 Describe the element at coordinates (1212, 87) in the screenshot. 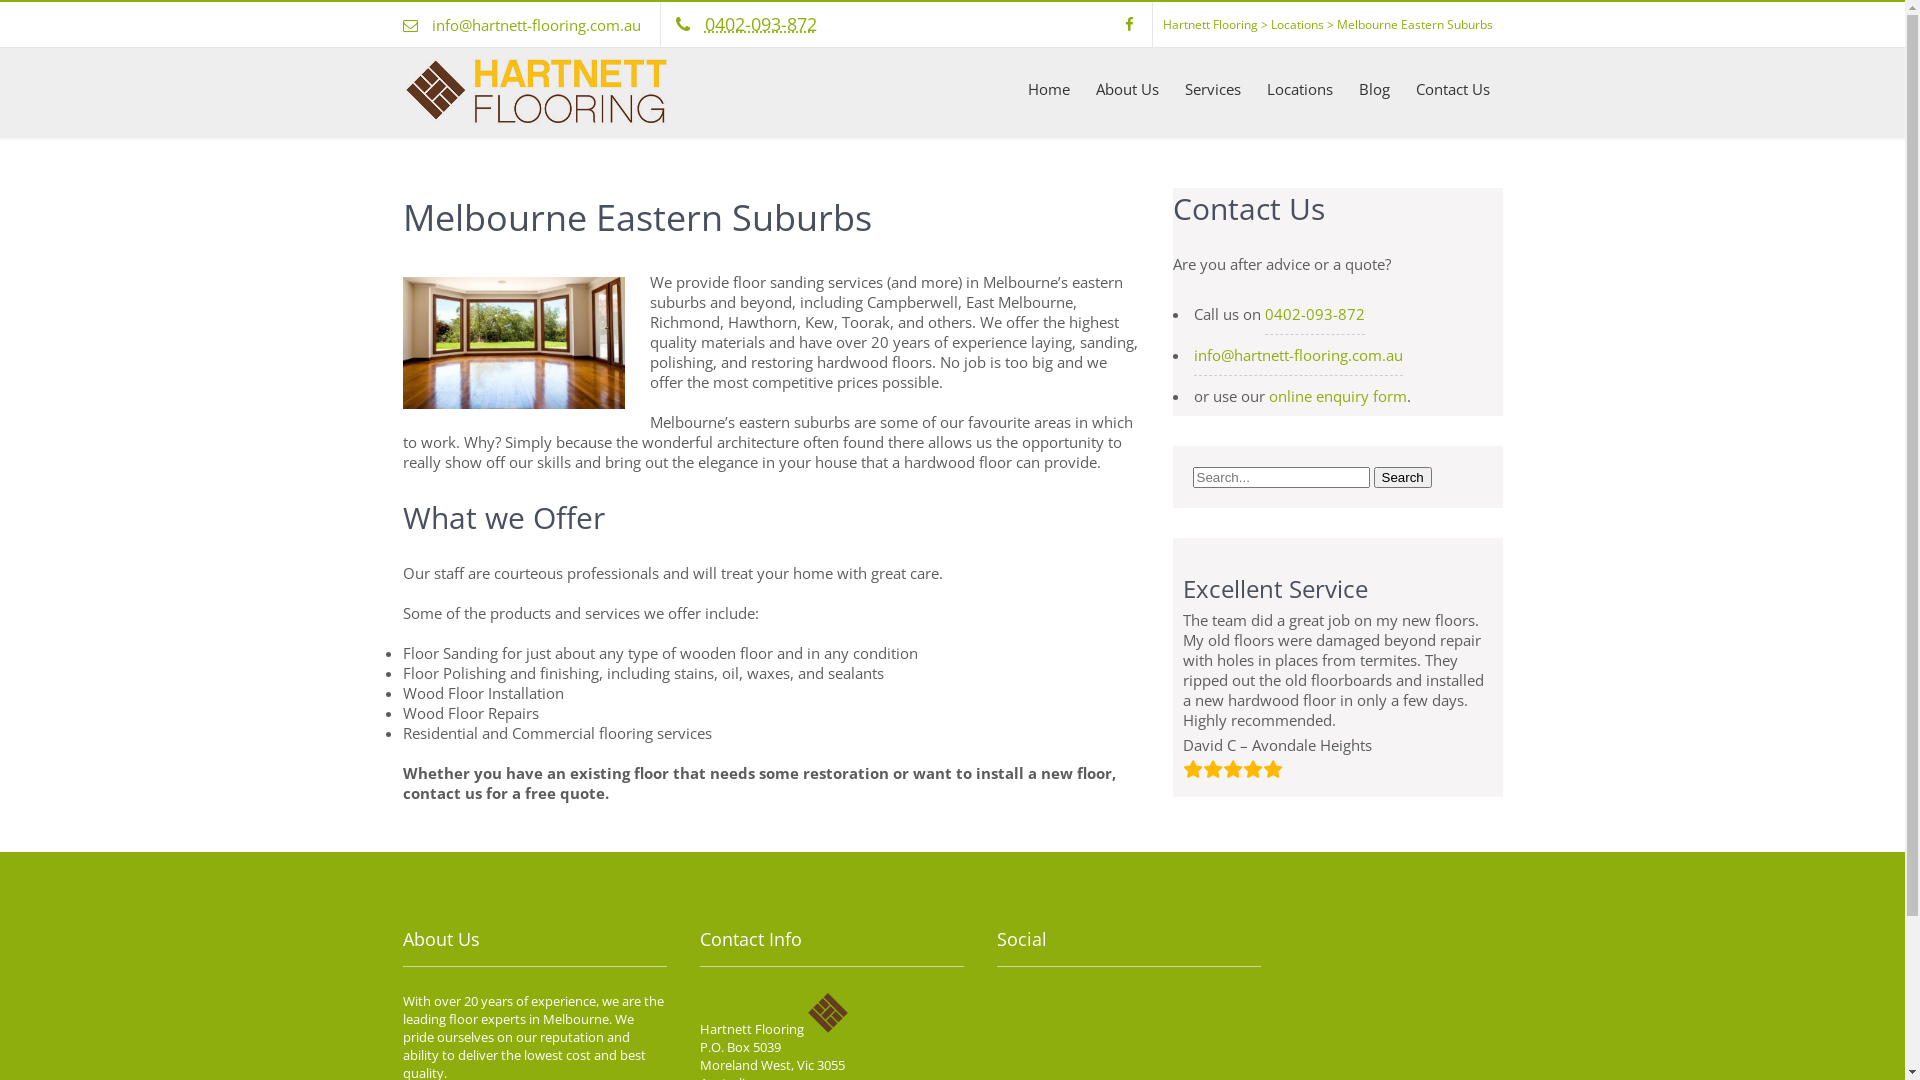

I see `'Services'` at that location.